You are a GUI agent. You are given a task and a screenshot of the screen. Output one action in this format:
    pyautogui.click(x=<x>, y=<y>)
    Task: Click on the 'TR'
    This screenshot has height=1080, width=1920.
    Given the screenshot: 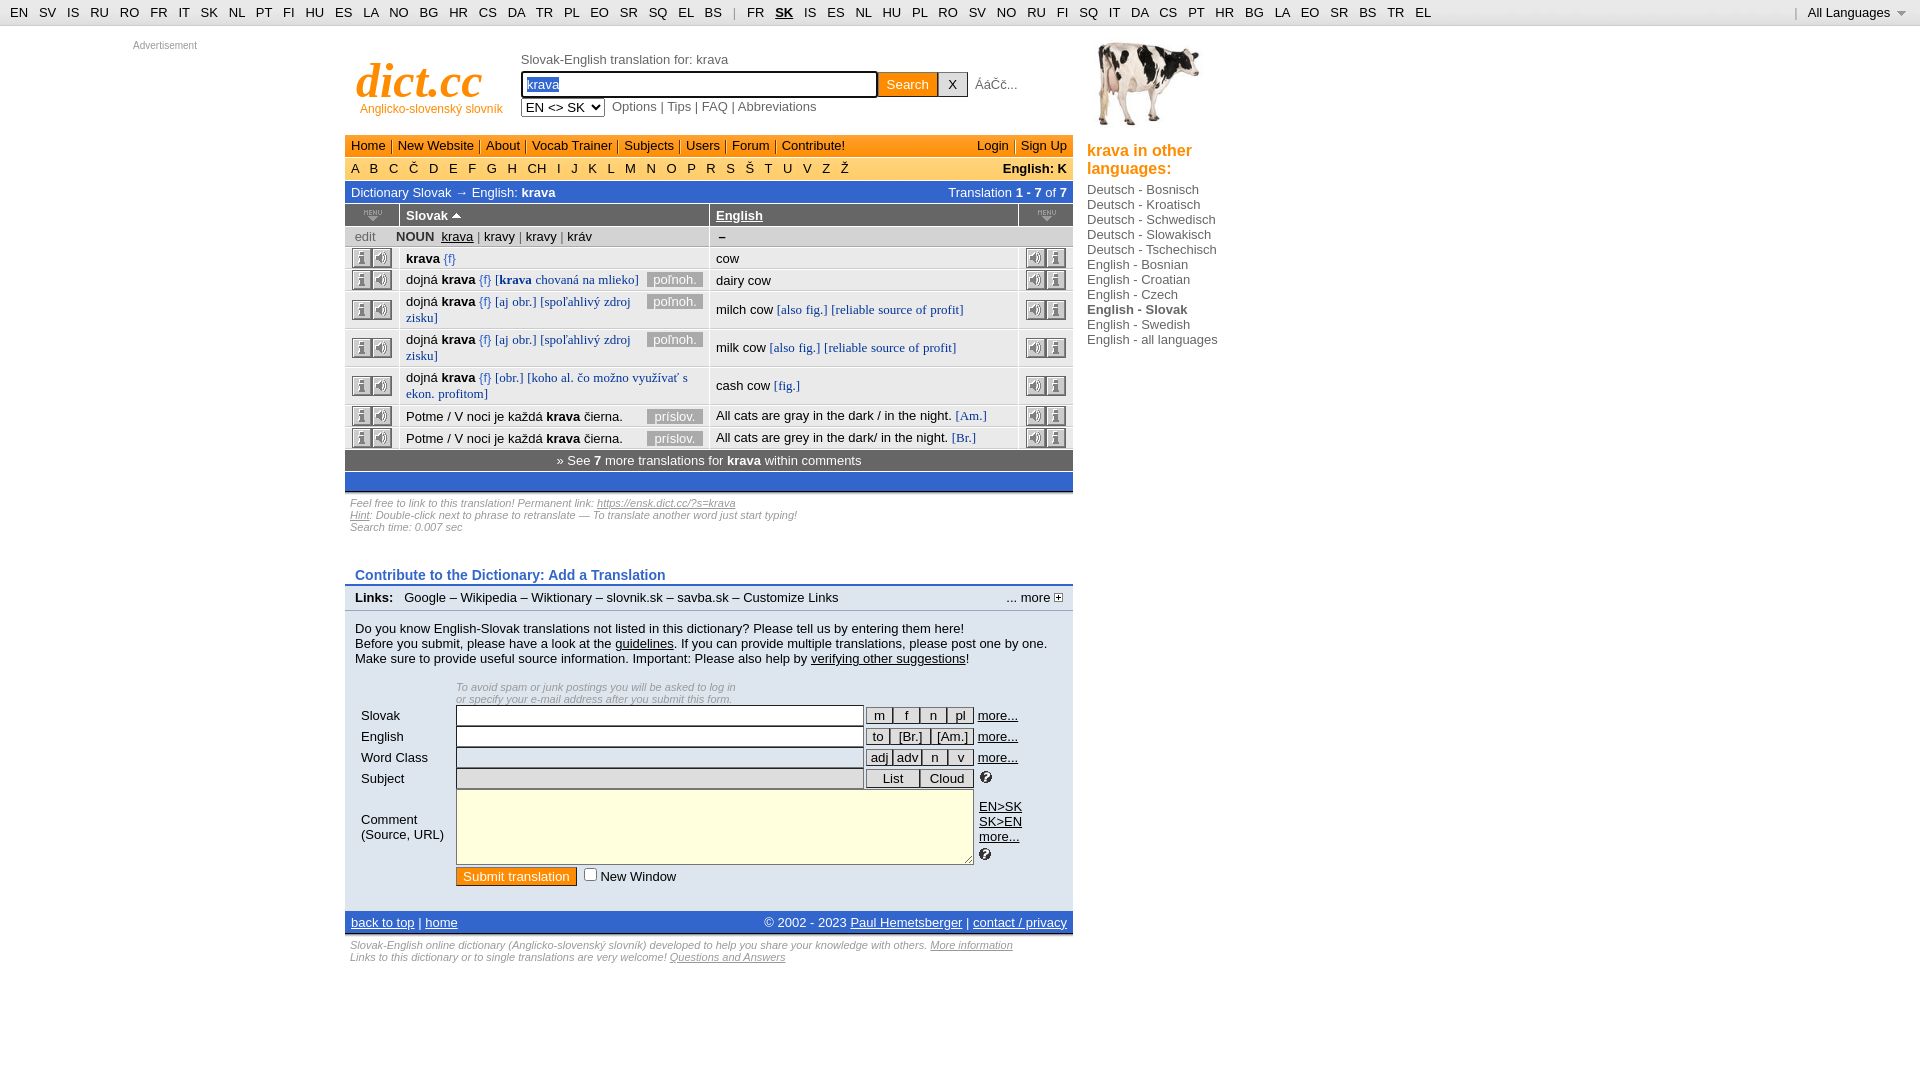 What is the action you would take?
    pyautogui.click(x=544, y=12)
    